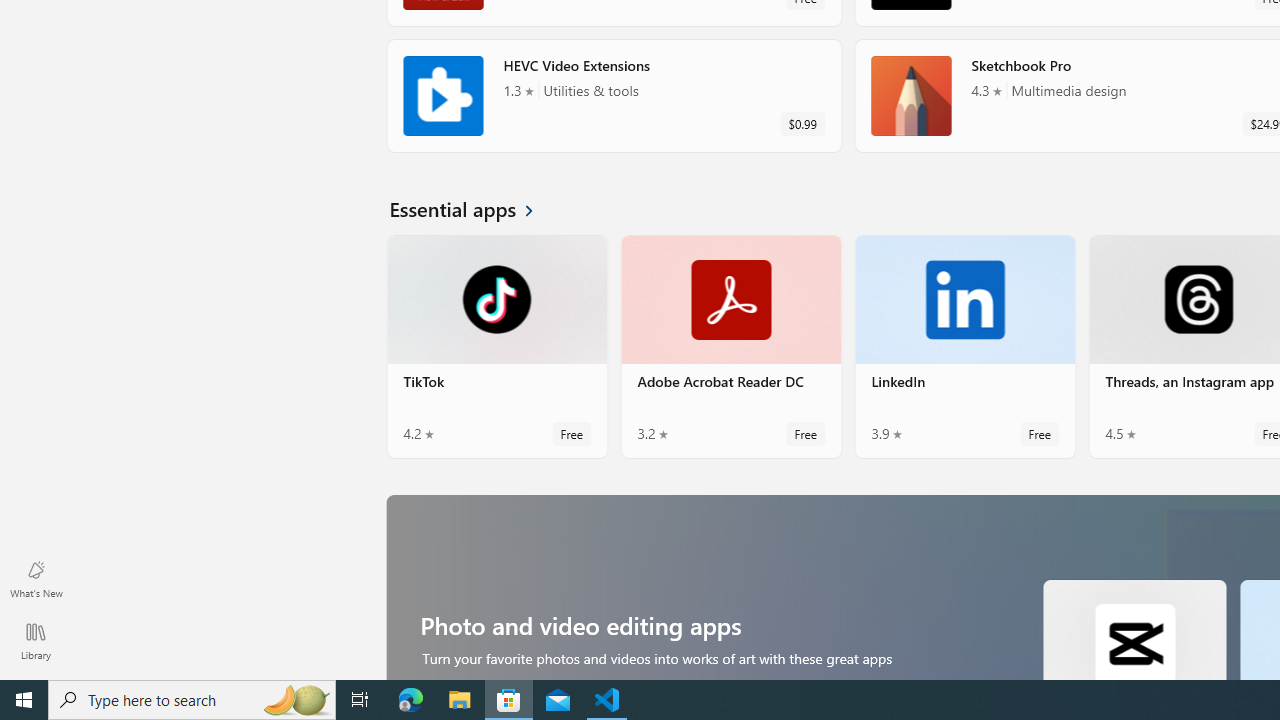  I want to click on 'See all  Essential apps', so click(472, 208).